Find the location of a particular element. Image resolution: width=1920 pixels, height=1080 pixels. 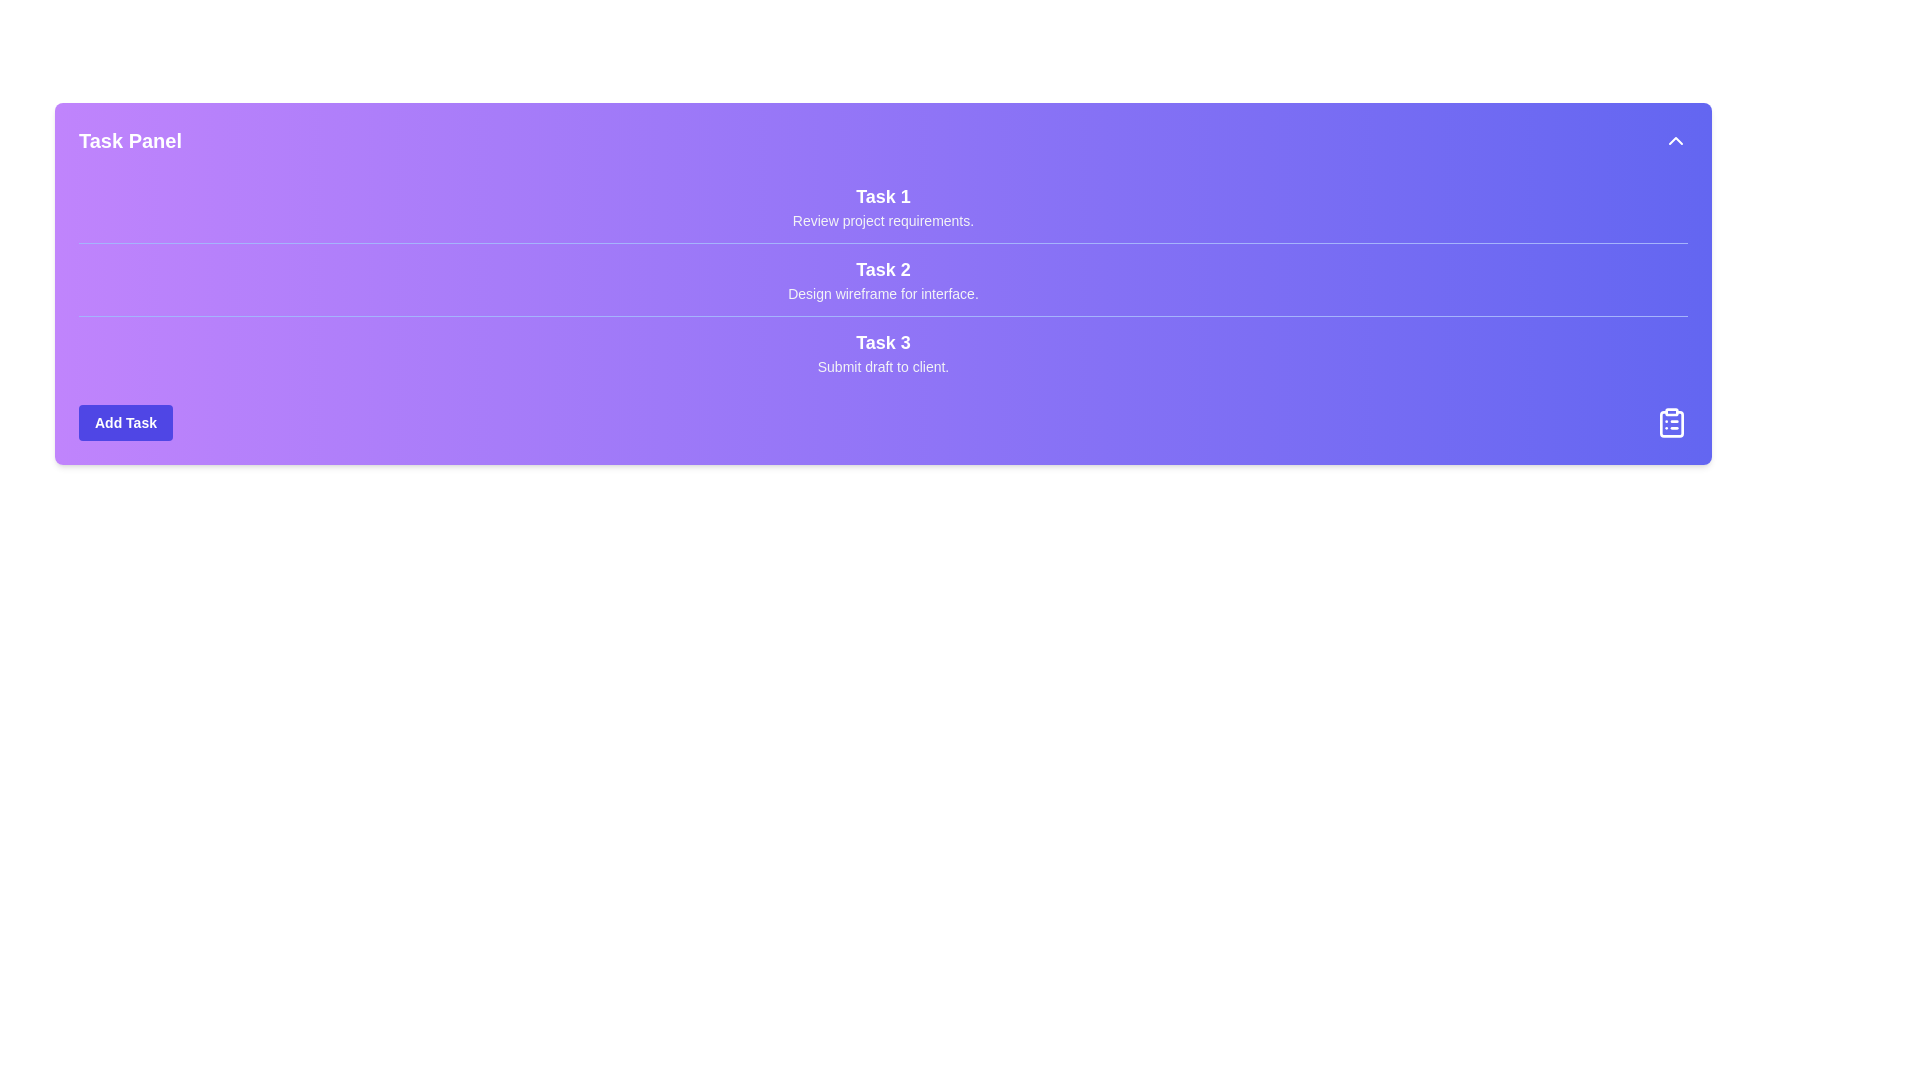

the task management icon located at the far right of the task management panel is located at coordinates (1671, 422).